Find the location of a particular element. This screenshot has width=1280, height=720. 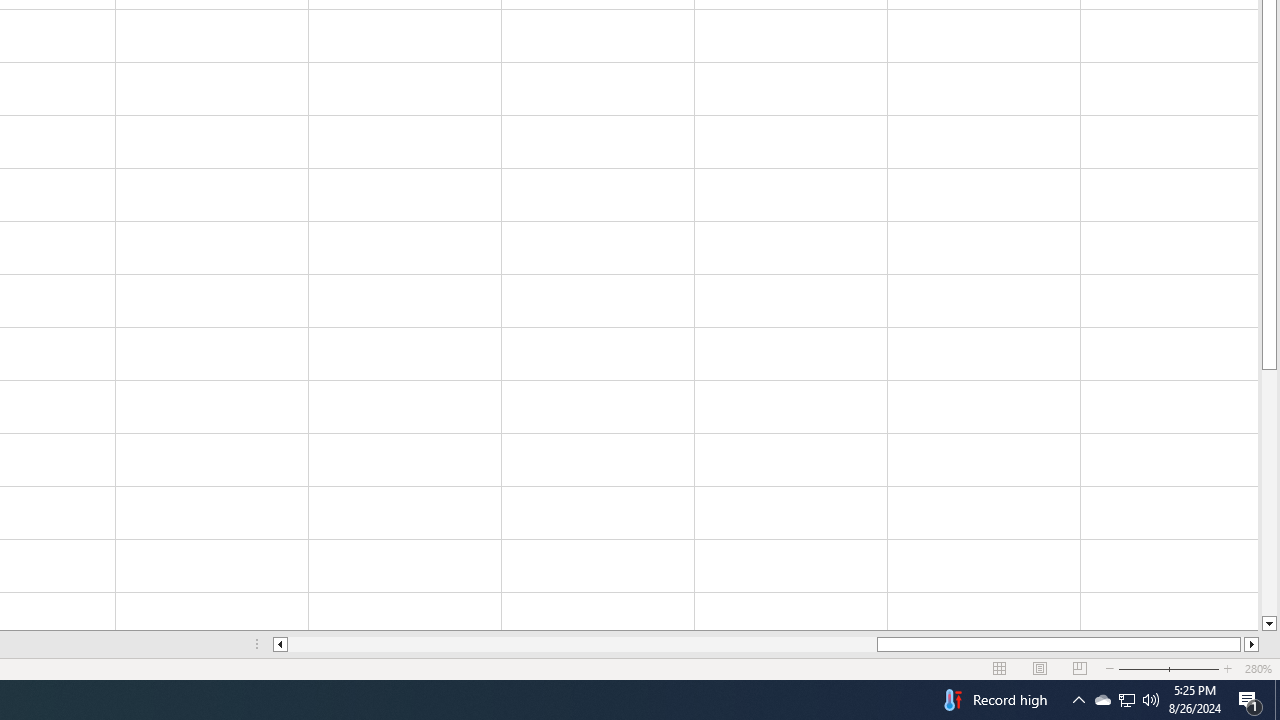

'Zoom Out' is located at coordinates (1157, 669).